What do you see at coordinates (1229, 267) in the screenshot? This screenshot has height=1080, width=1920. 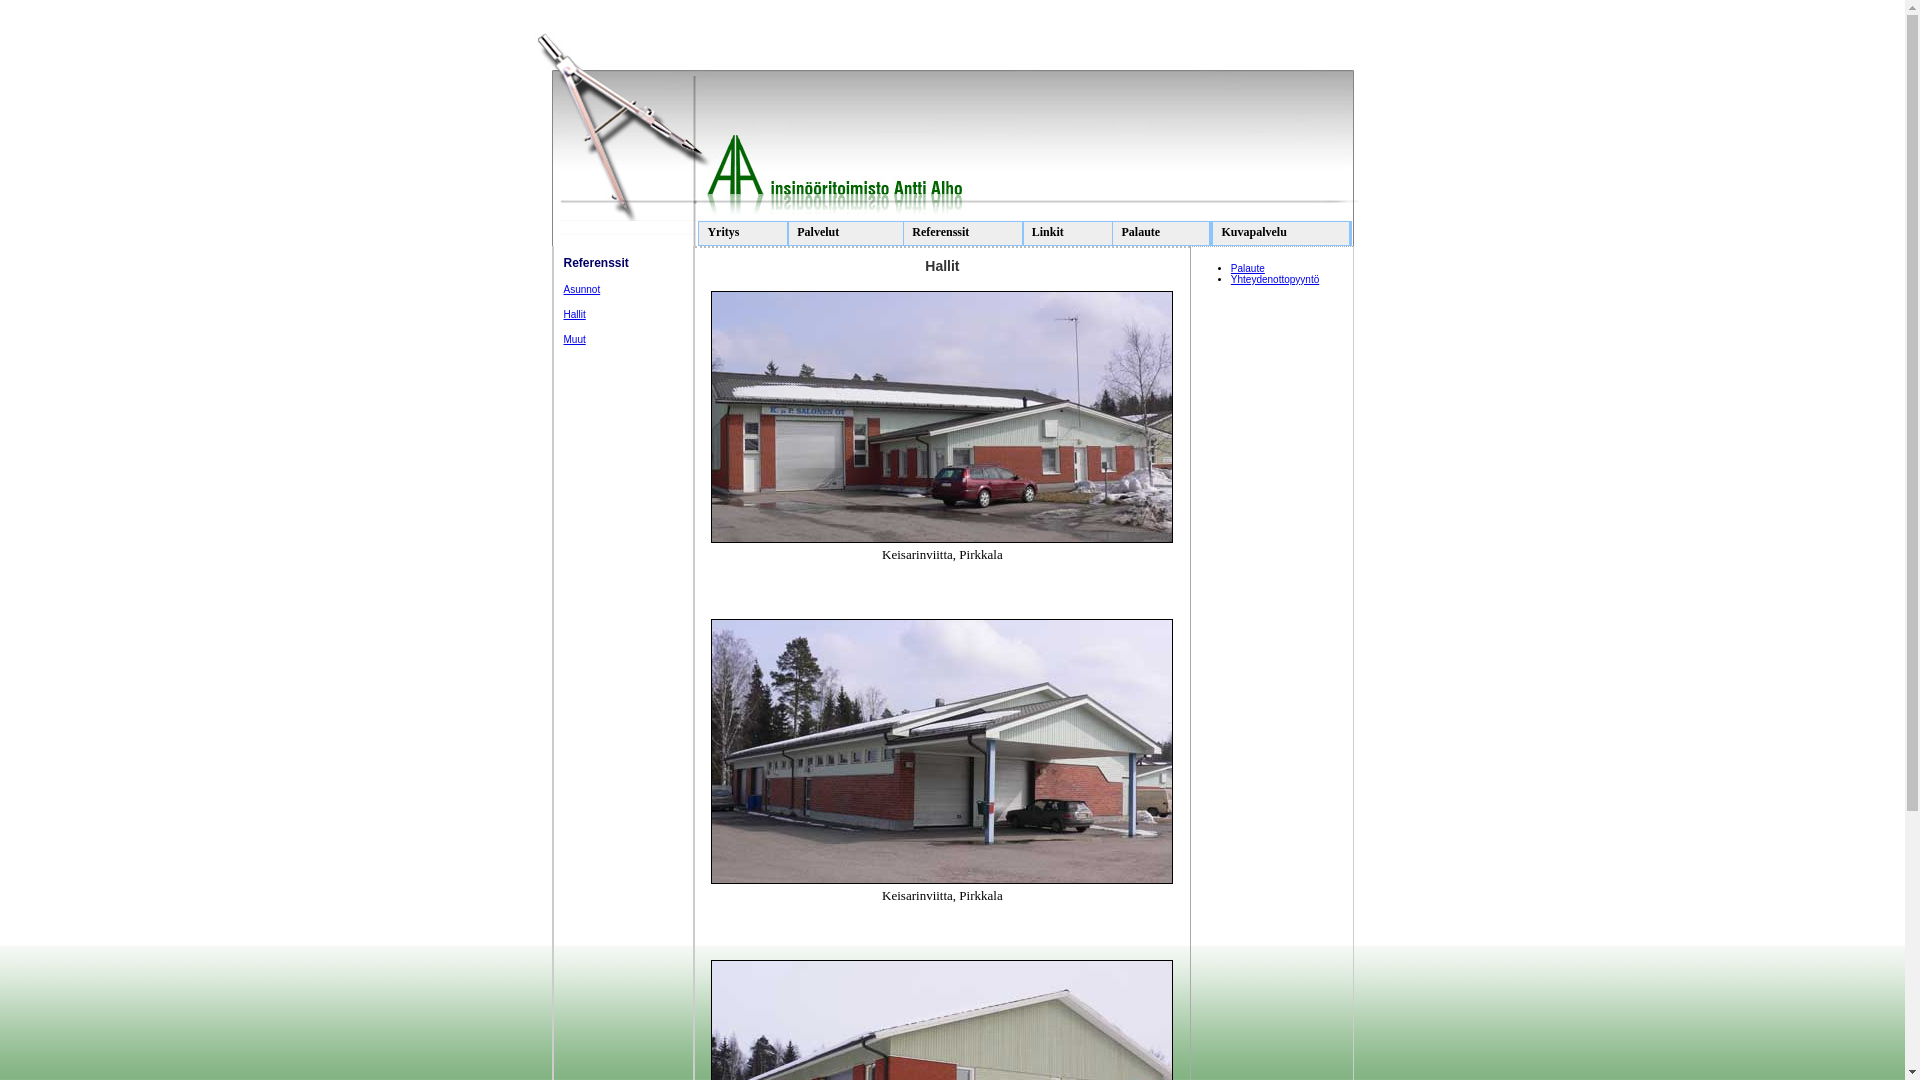 I see `'Palaute'` at bounding box center [1229, 267].